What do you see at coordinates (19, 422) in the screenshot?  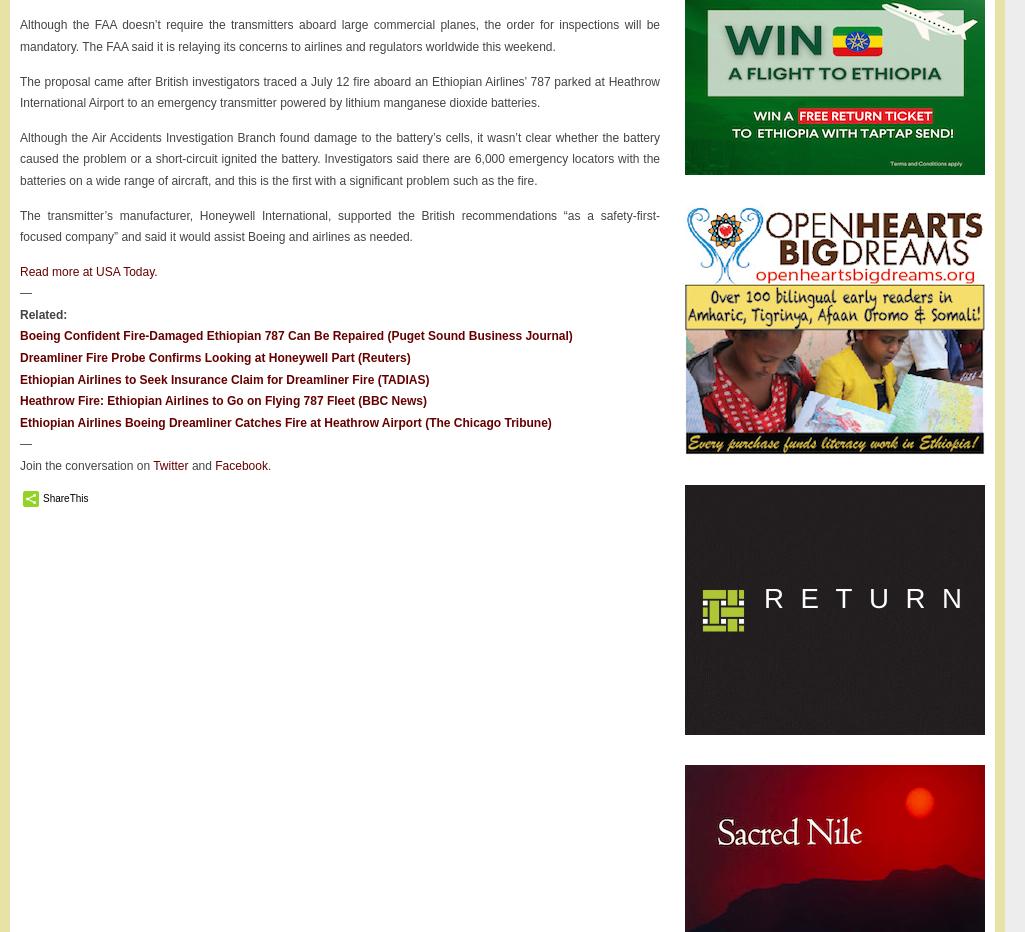 I see `'Ethiopian Airlines Boeing Dreamliner Catches Fire at Heathrow Airport (The Chicago Tribune)'` at bounding box center [19, 422].